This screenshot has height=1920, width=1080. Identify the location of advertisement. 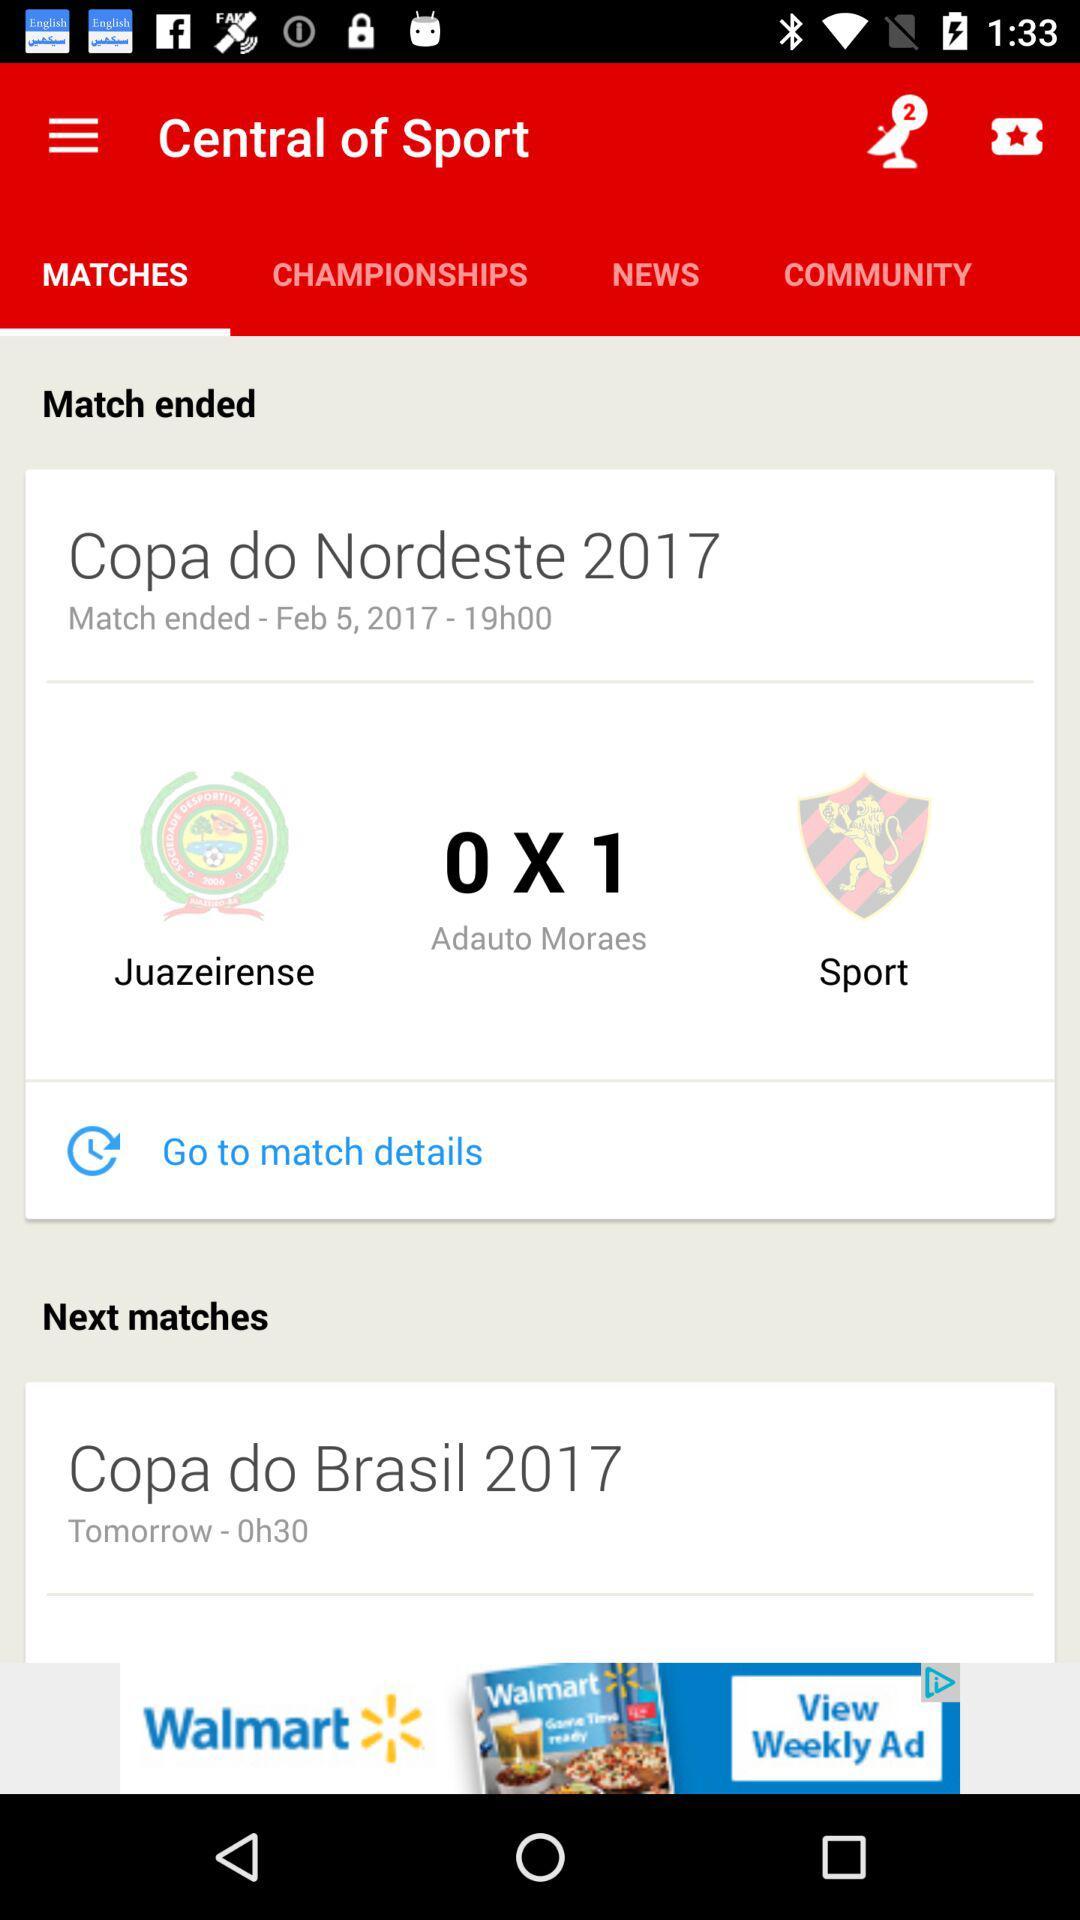
(540, 1727).